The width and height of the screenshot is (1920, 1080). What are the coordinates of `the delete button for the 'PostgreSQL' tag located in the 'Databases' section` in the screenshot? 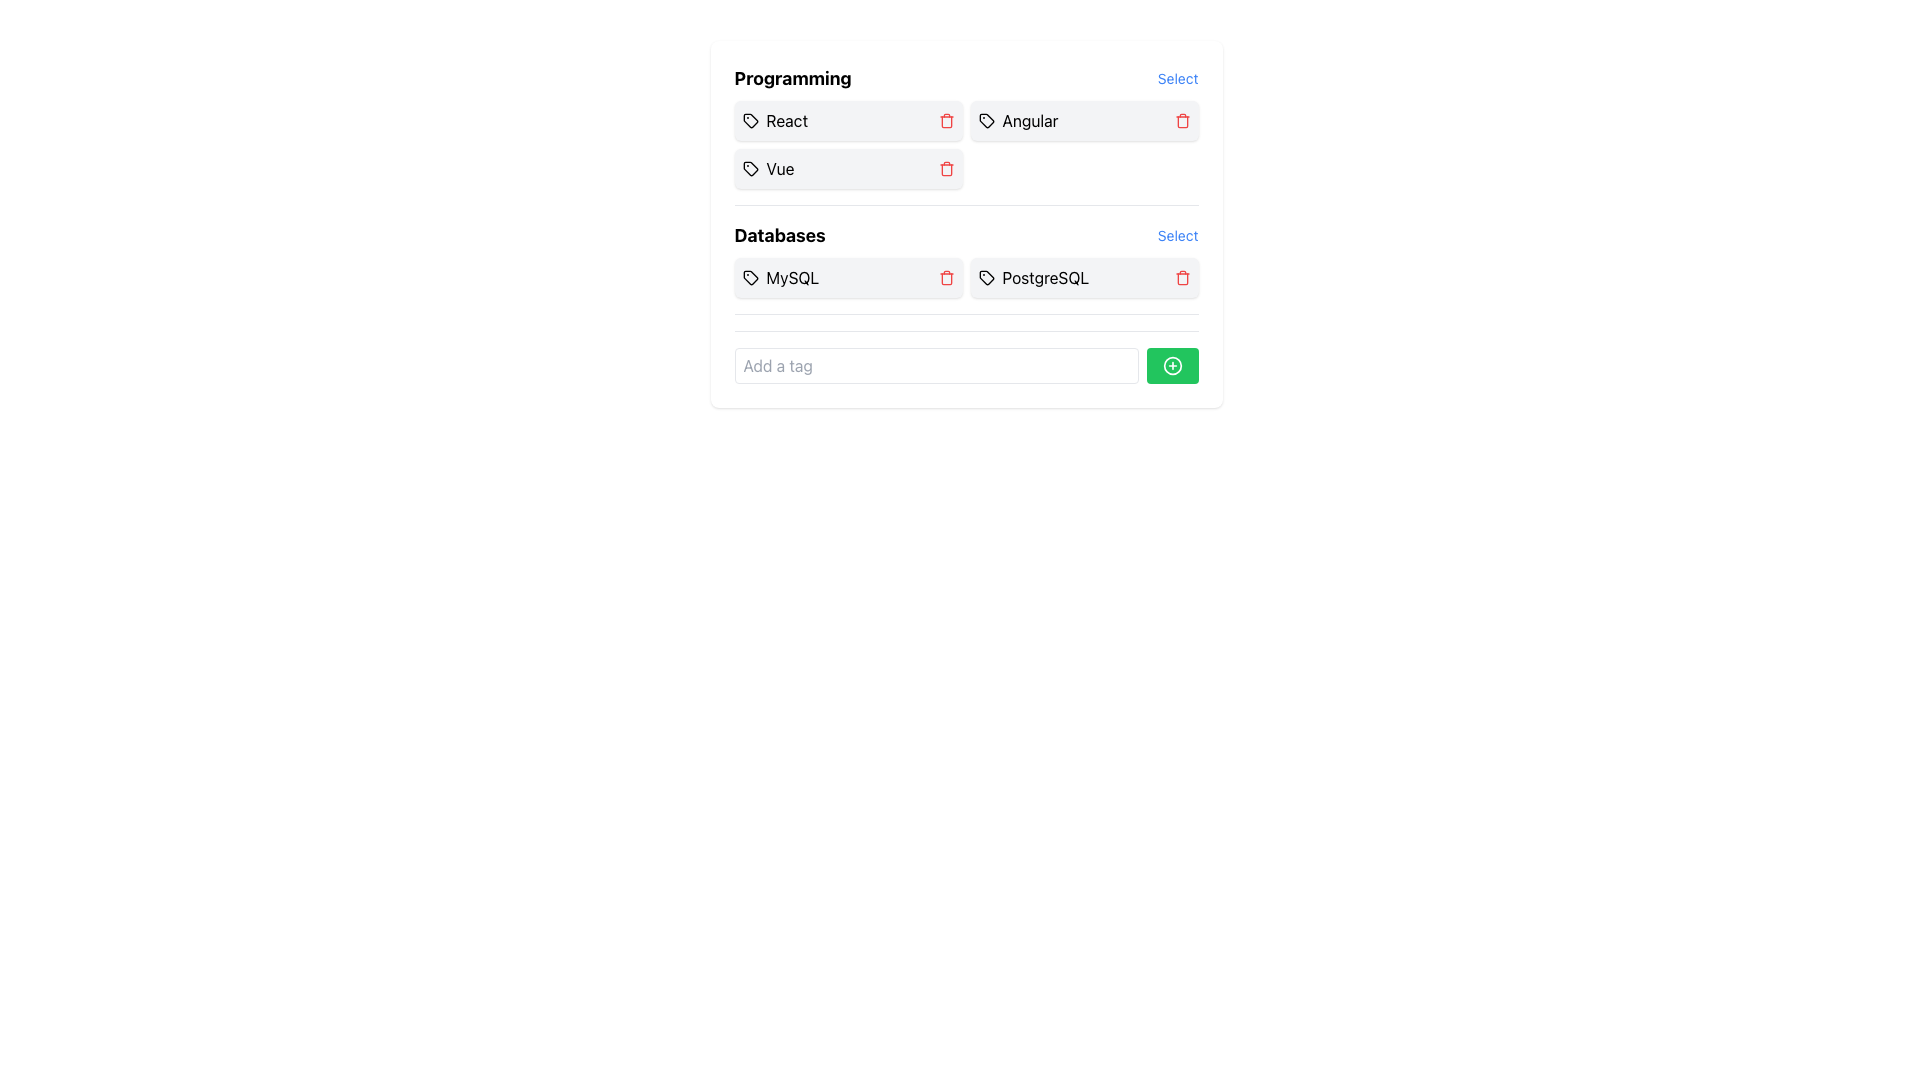 It's located at (1182, 277).